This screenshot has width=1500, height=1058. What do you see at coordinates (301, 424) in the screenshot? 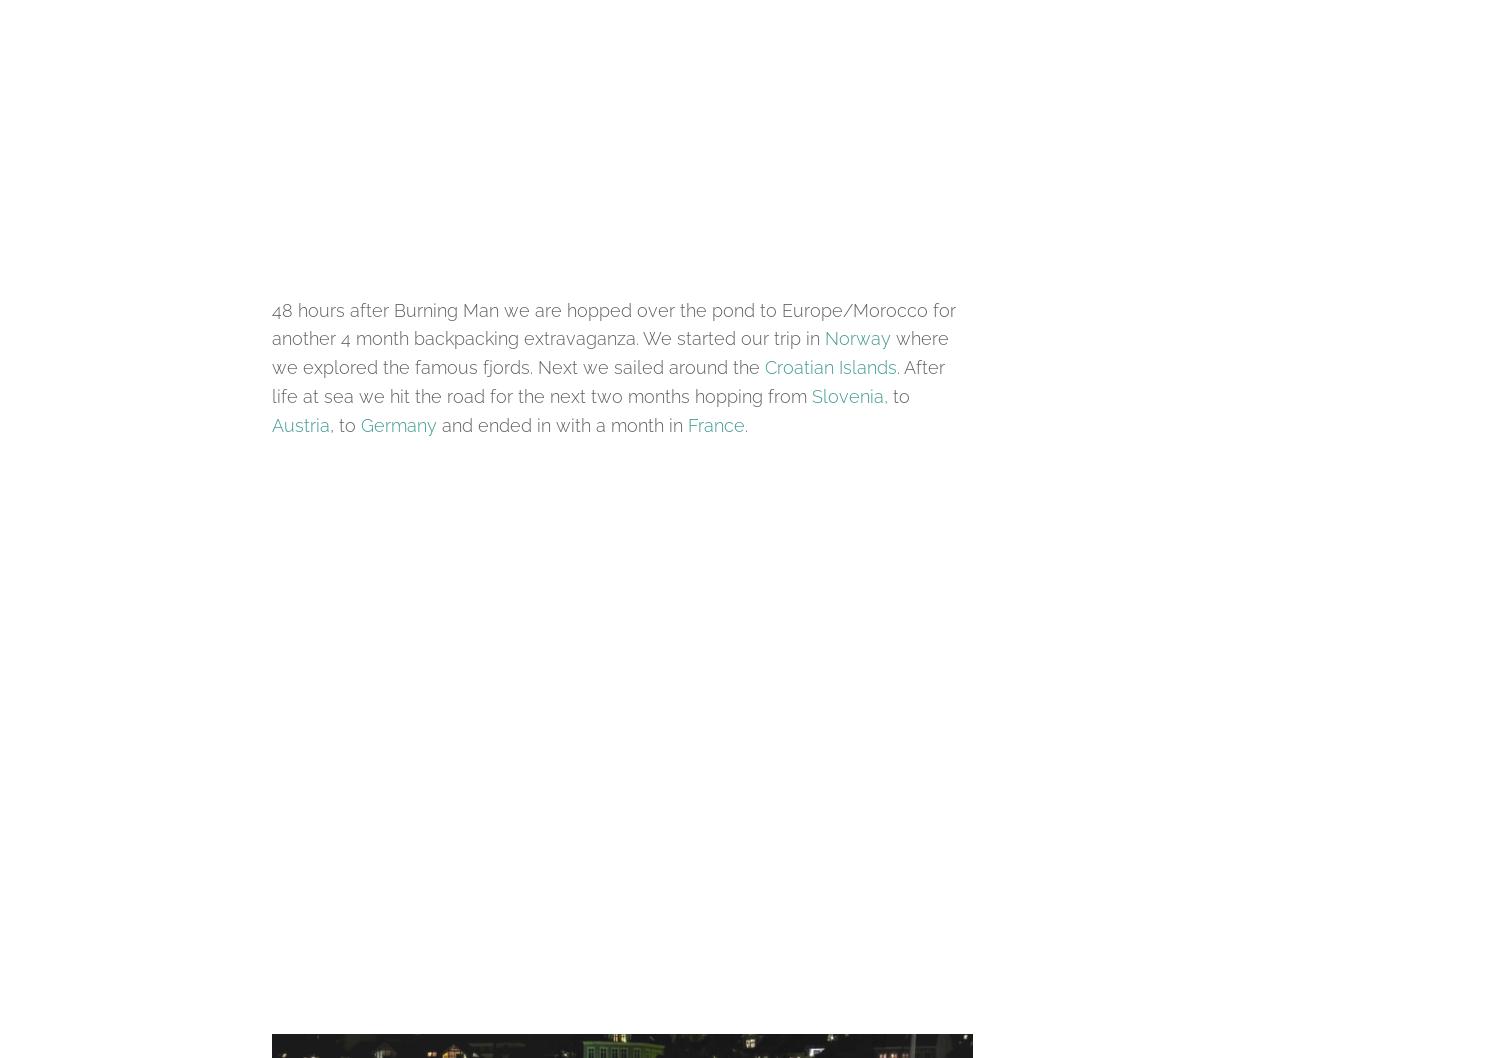
I see `'Austria'` at bounding box center [301, 424].